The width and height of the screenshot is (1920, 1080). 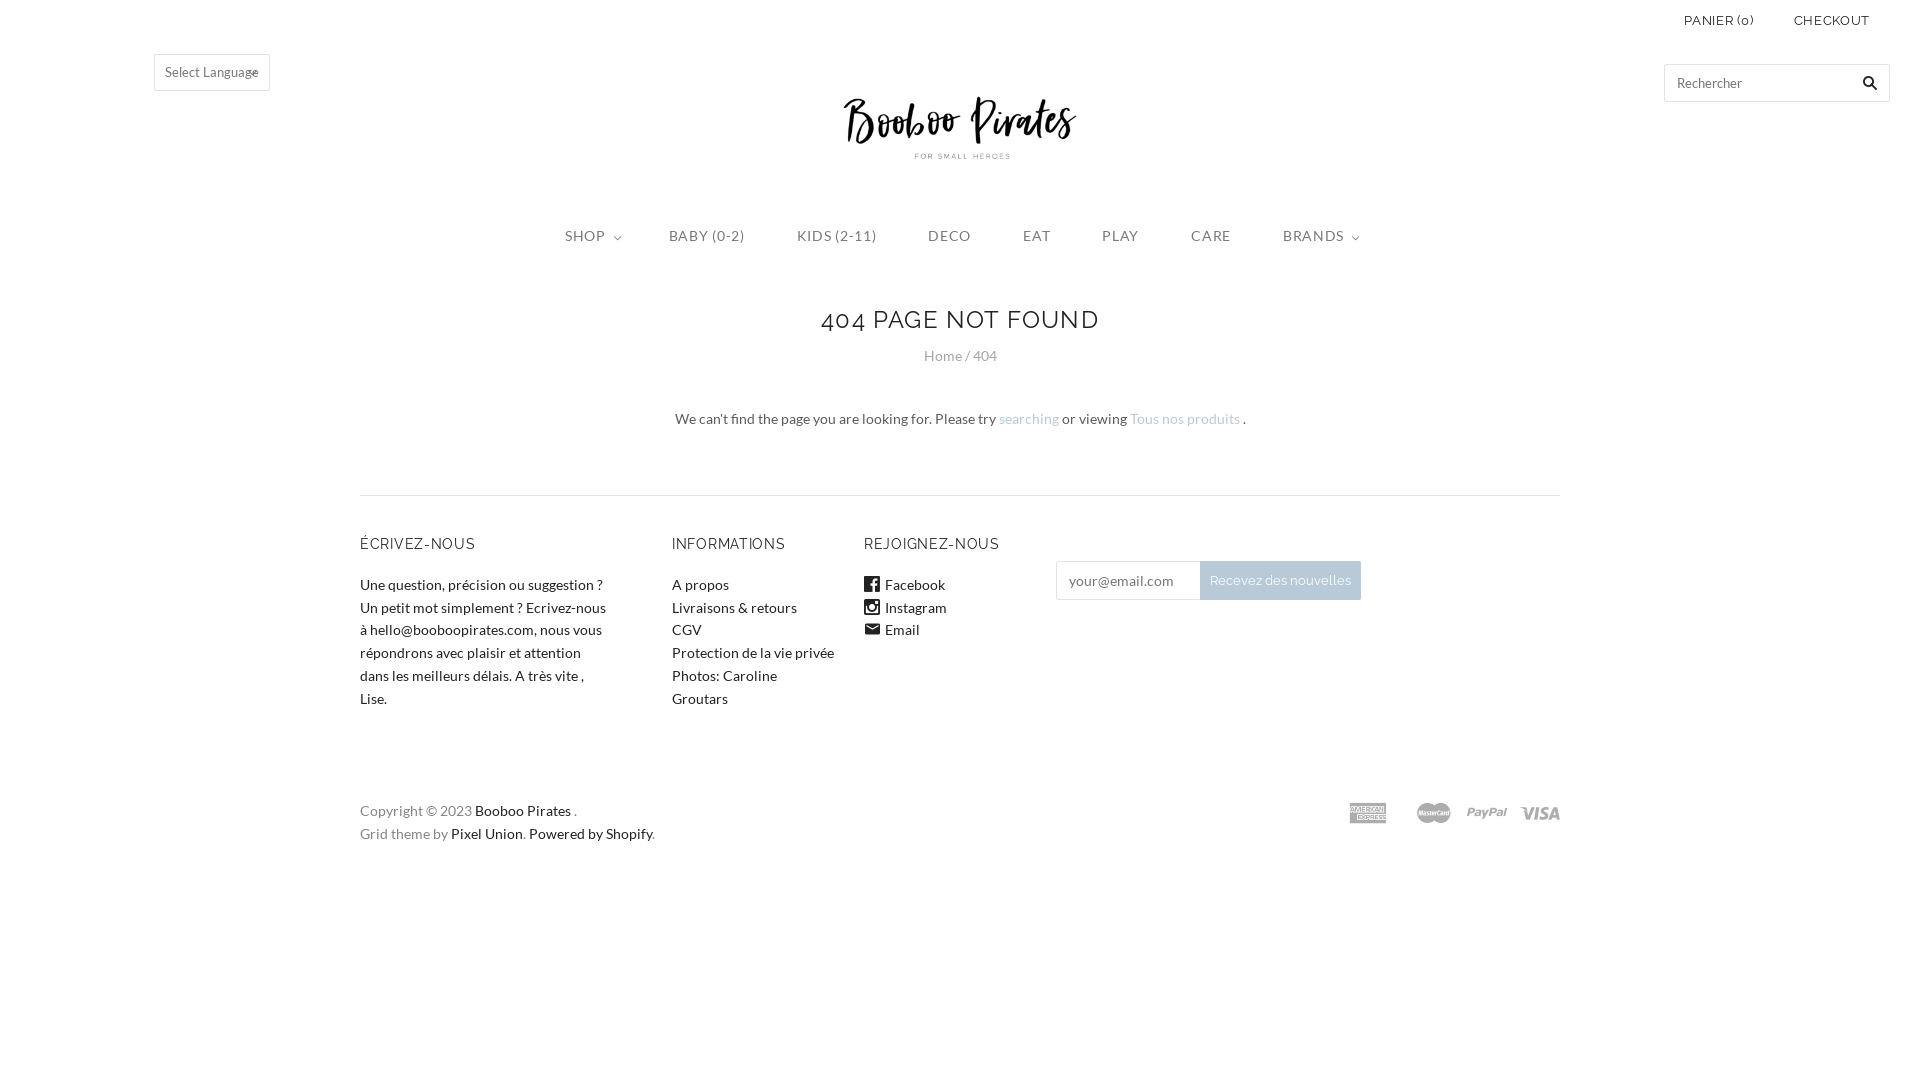 What do you see at coordinates (672, 606) in the screenshot?
I see `'Livraisons & retours'` at bounding box center [672, 606].